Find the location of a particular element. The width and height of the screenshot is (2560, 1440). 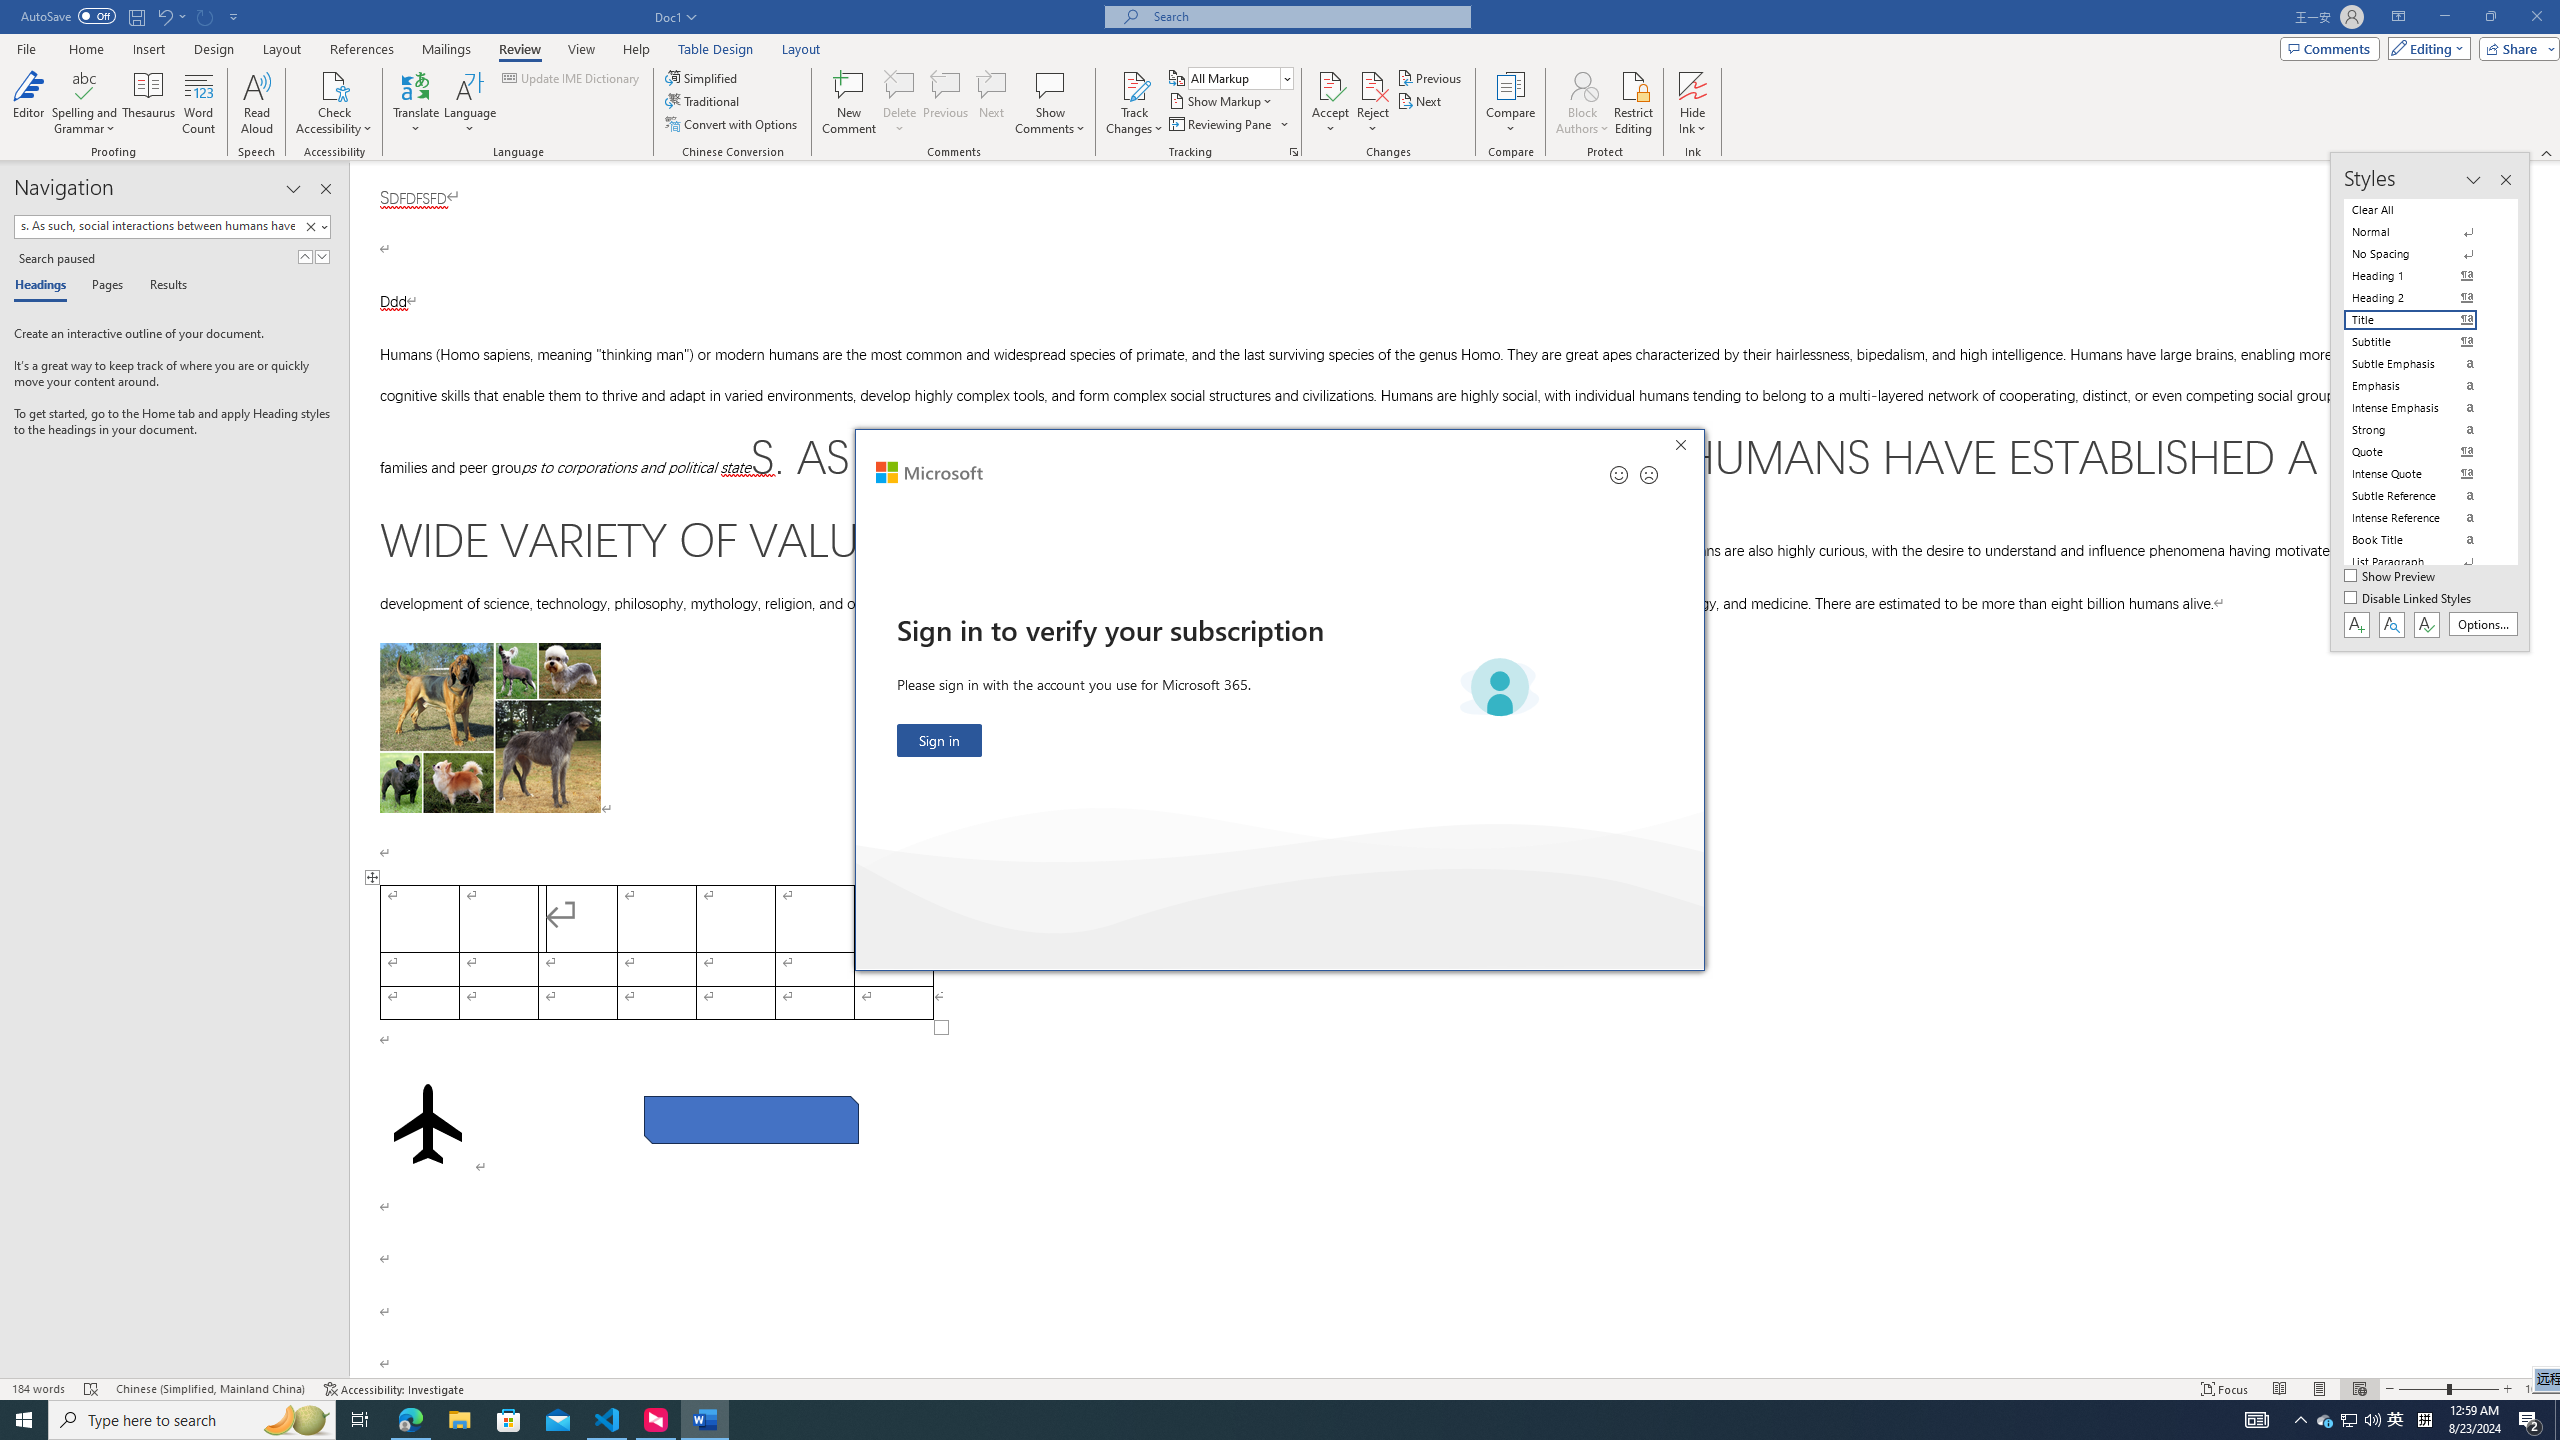

'Check Accessibility' is located at coordinates (334, 103).